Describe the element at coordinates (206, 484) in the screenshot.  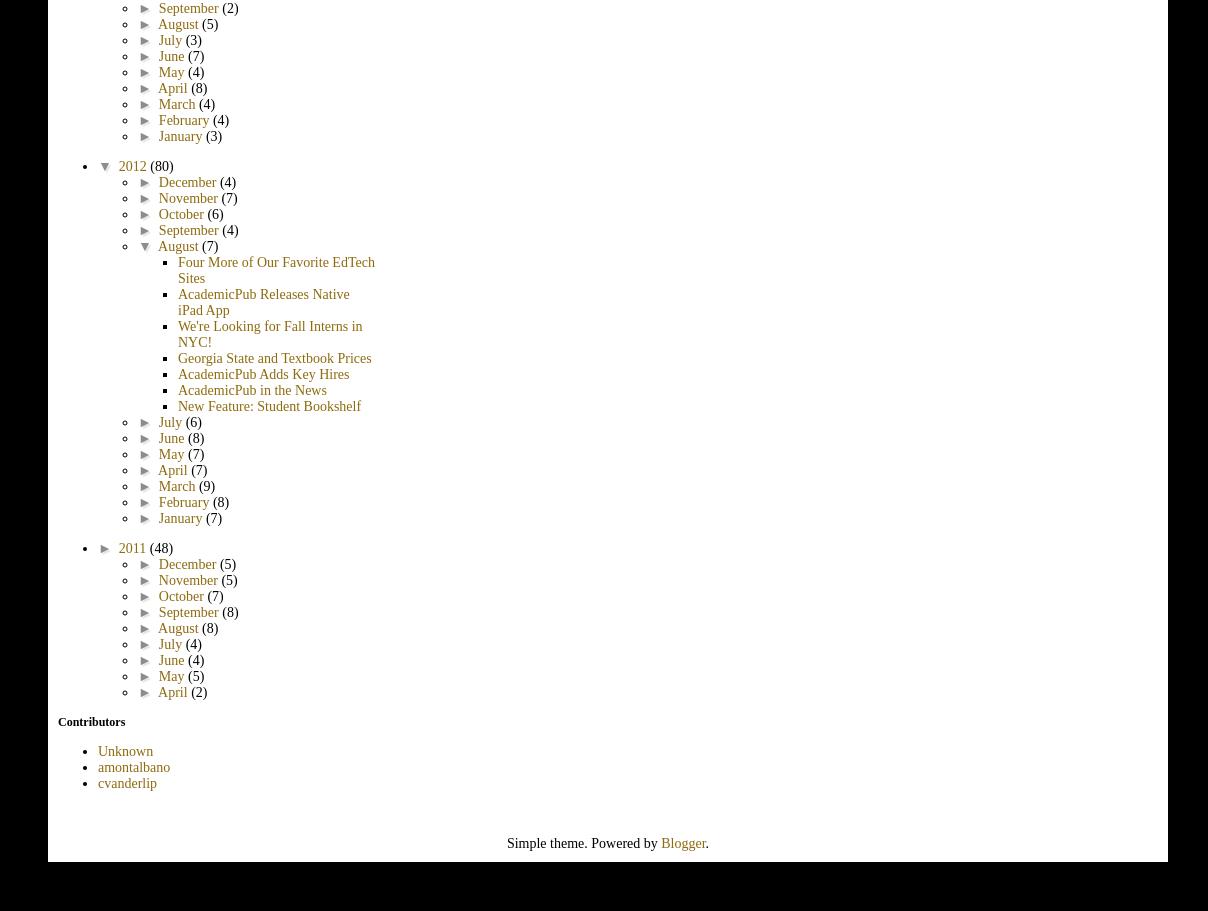
I see `'(9)'` at that location.